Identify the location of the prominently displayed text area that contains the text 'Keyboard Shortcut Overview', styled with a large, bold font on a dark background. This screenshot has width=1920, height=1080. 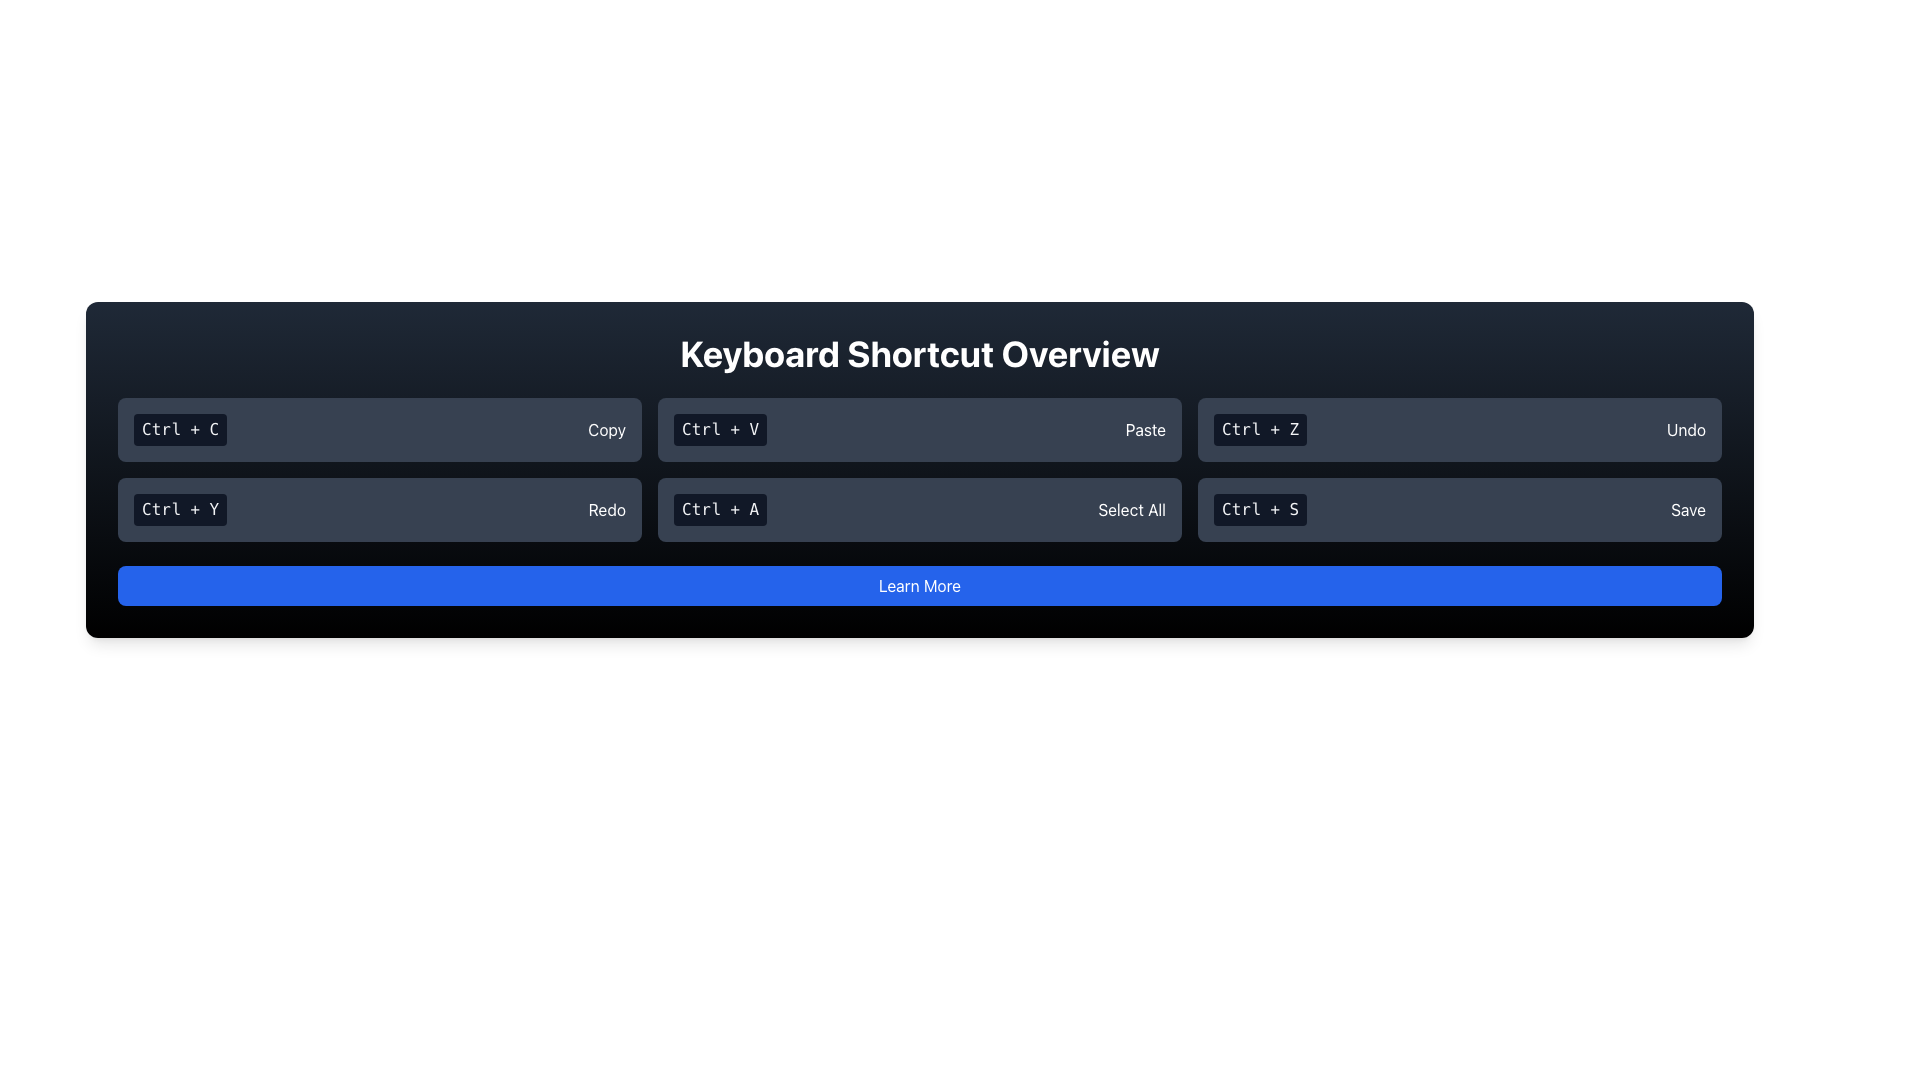
(919, 353).